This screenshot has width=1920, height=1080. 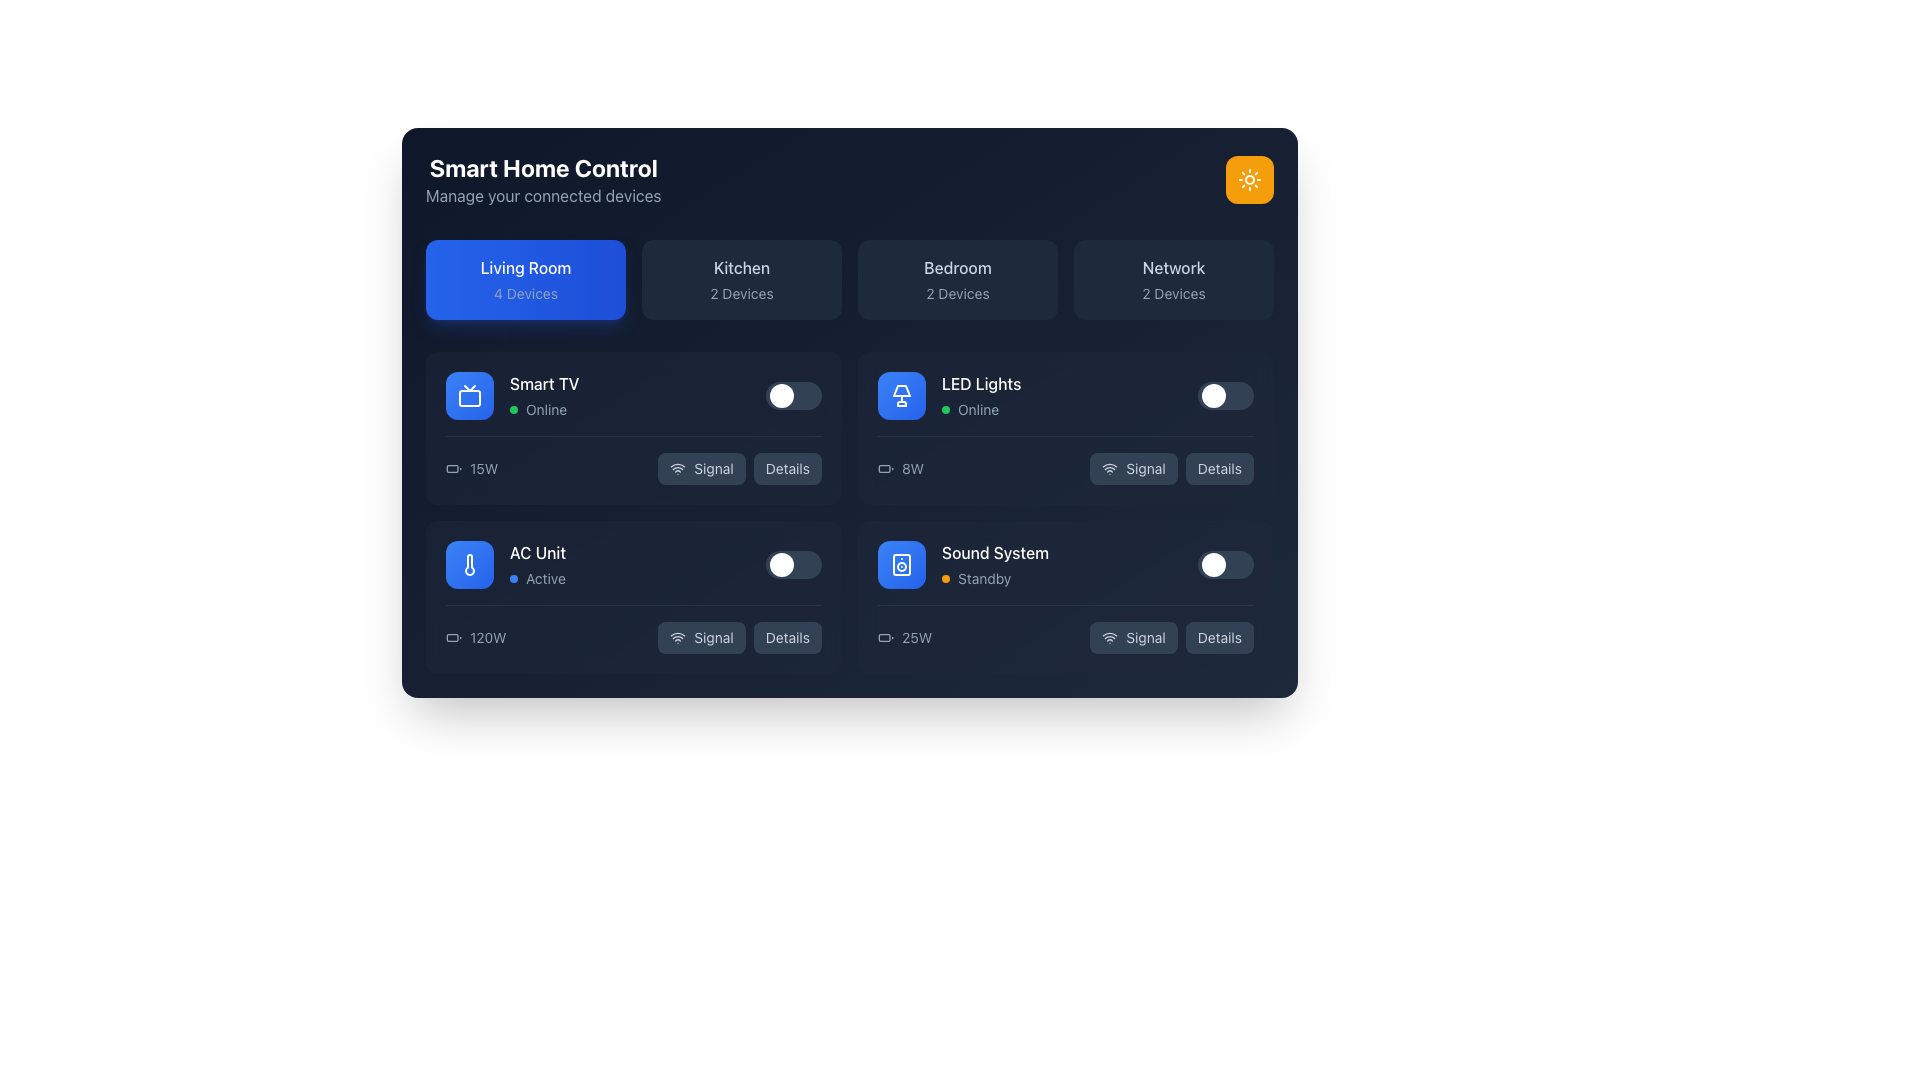 I want to click on the toggle switch controlling the power state of the 'LED Lights' in the 'Living Room' card, so click(x=1224, y=396).